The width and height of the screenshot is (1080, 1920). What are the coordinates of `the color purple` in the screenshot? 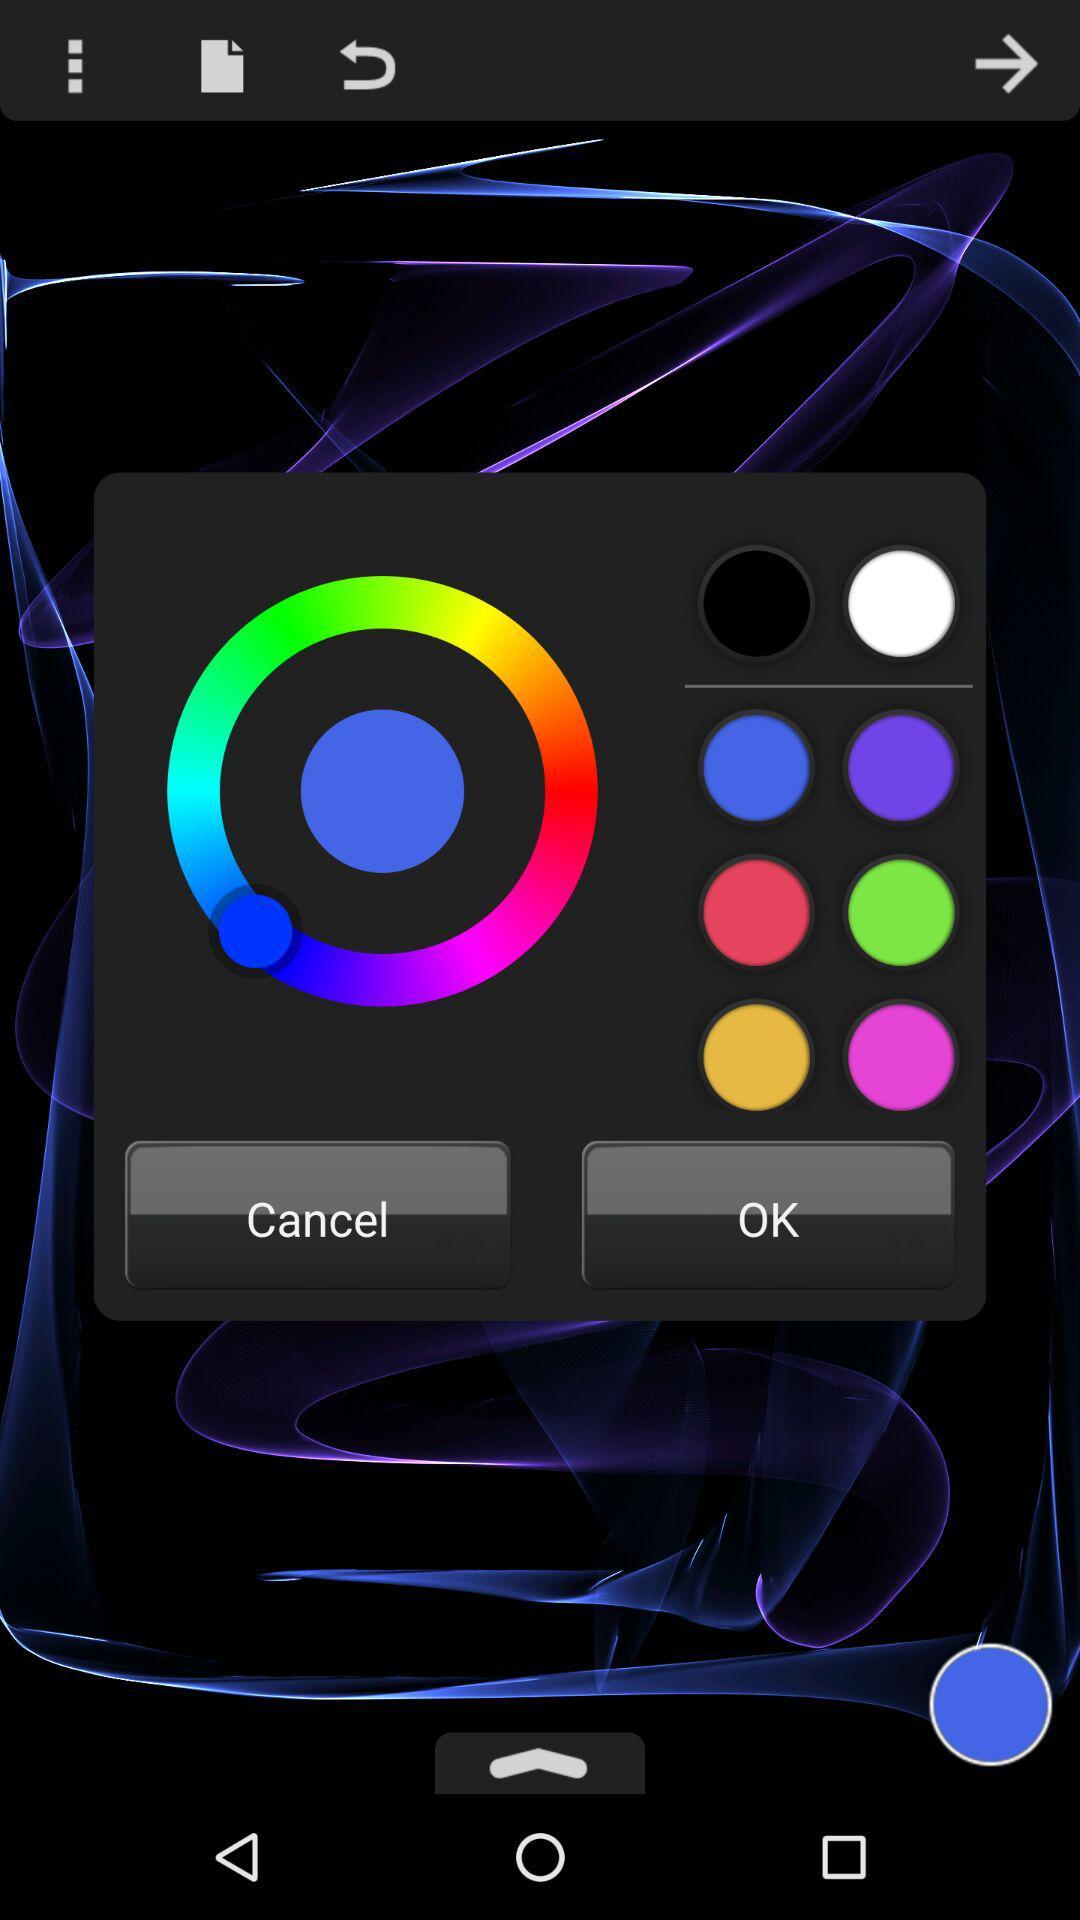 It's located at (901, 1047).